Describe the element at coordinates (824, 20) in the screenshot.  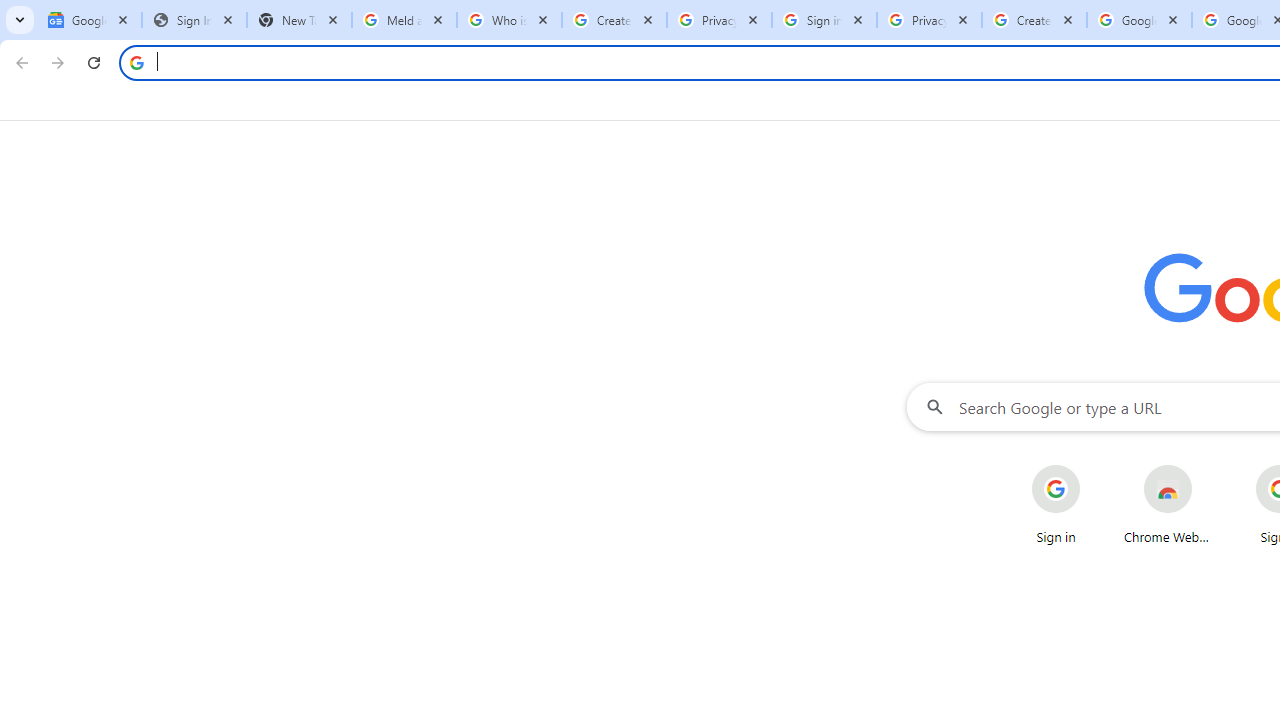
I see `'Sign in - Google Accounts'` at that location.